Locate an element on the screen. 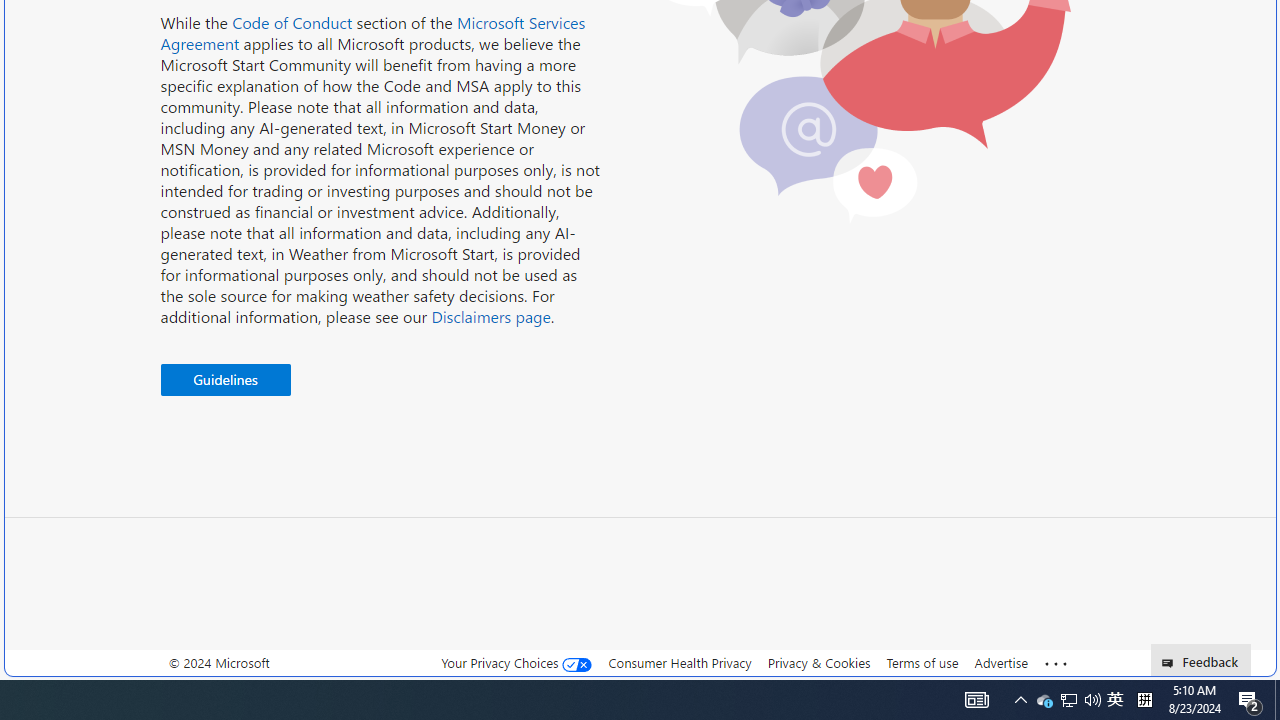 This screenshot has width=1280, height=720. 'Disclaimers page' is located at coordinates (490, 315).